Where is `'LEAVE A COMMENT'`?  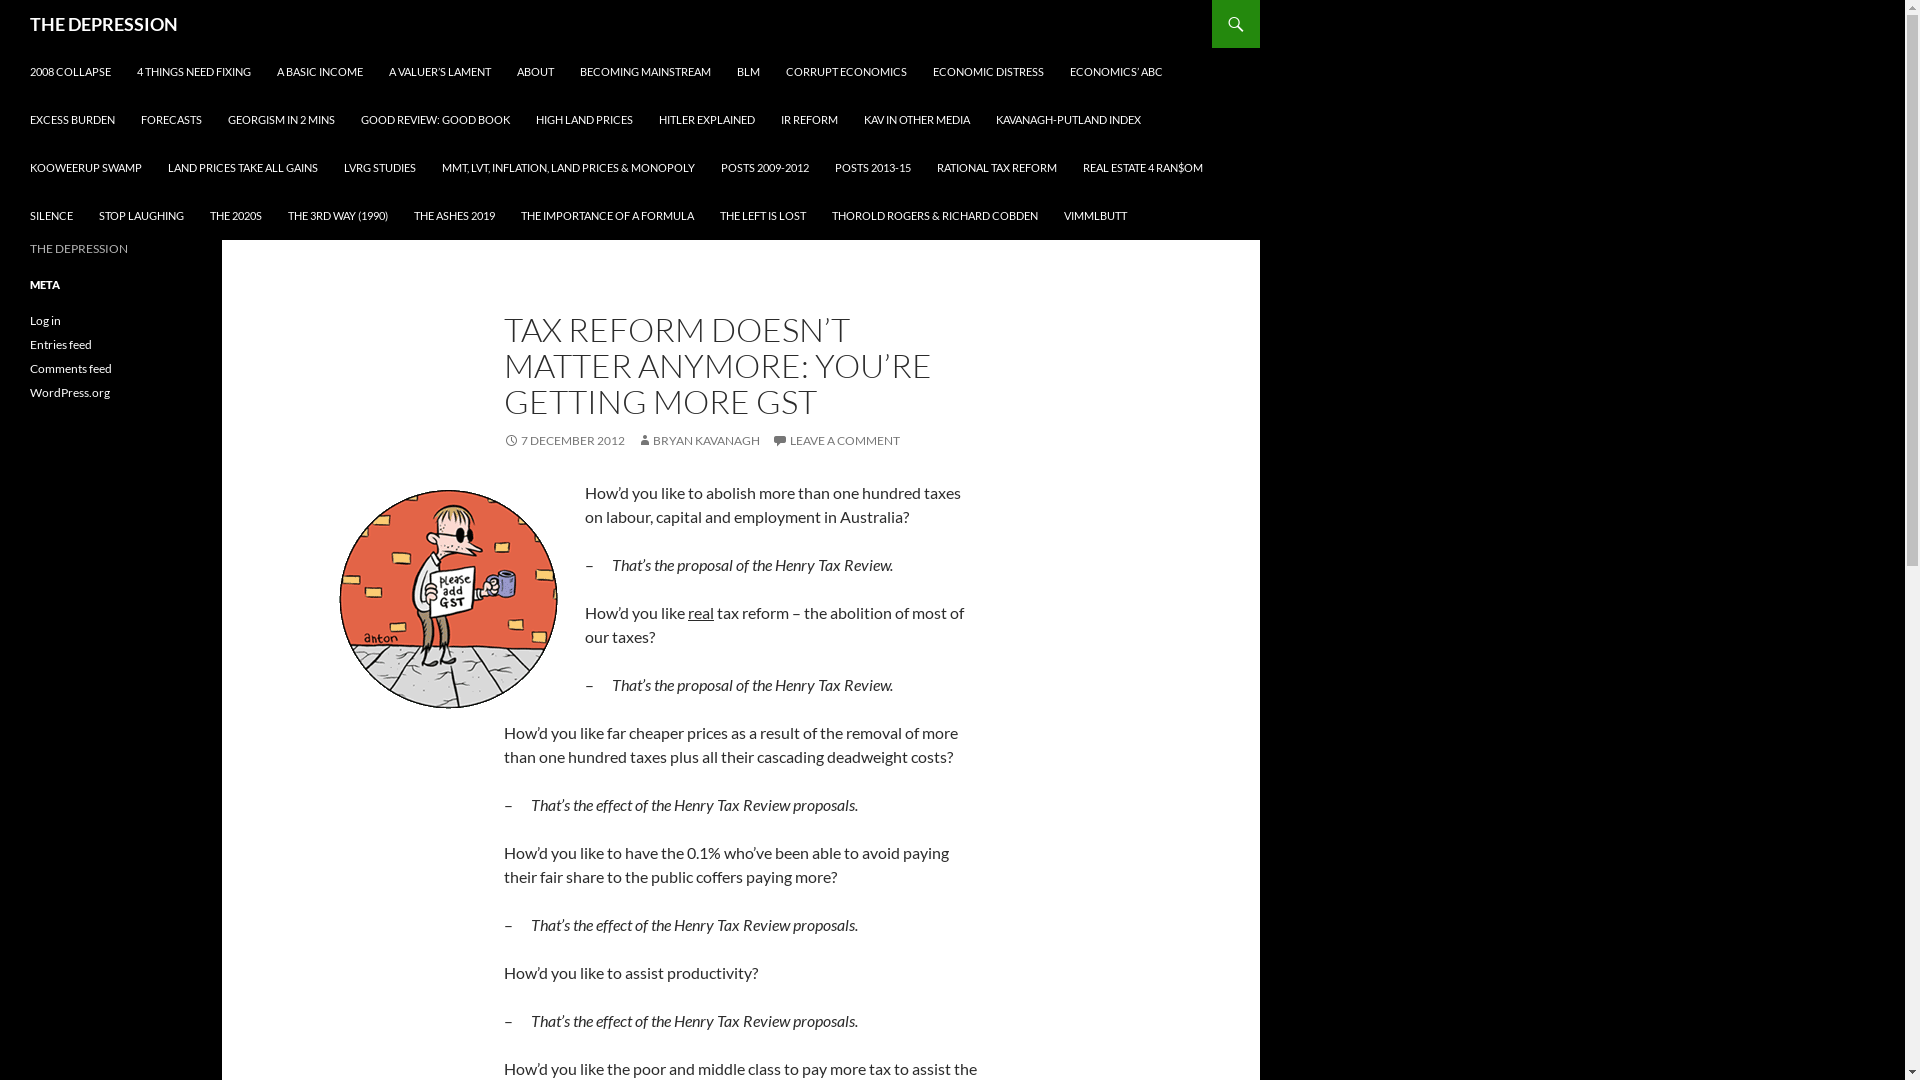 'LEAVE A COMMENT' is located at coordinates (771, 439).